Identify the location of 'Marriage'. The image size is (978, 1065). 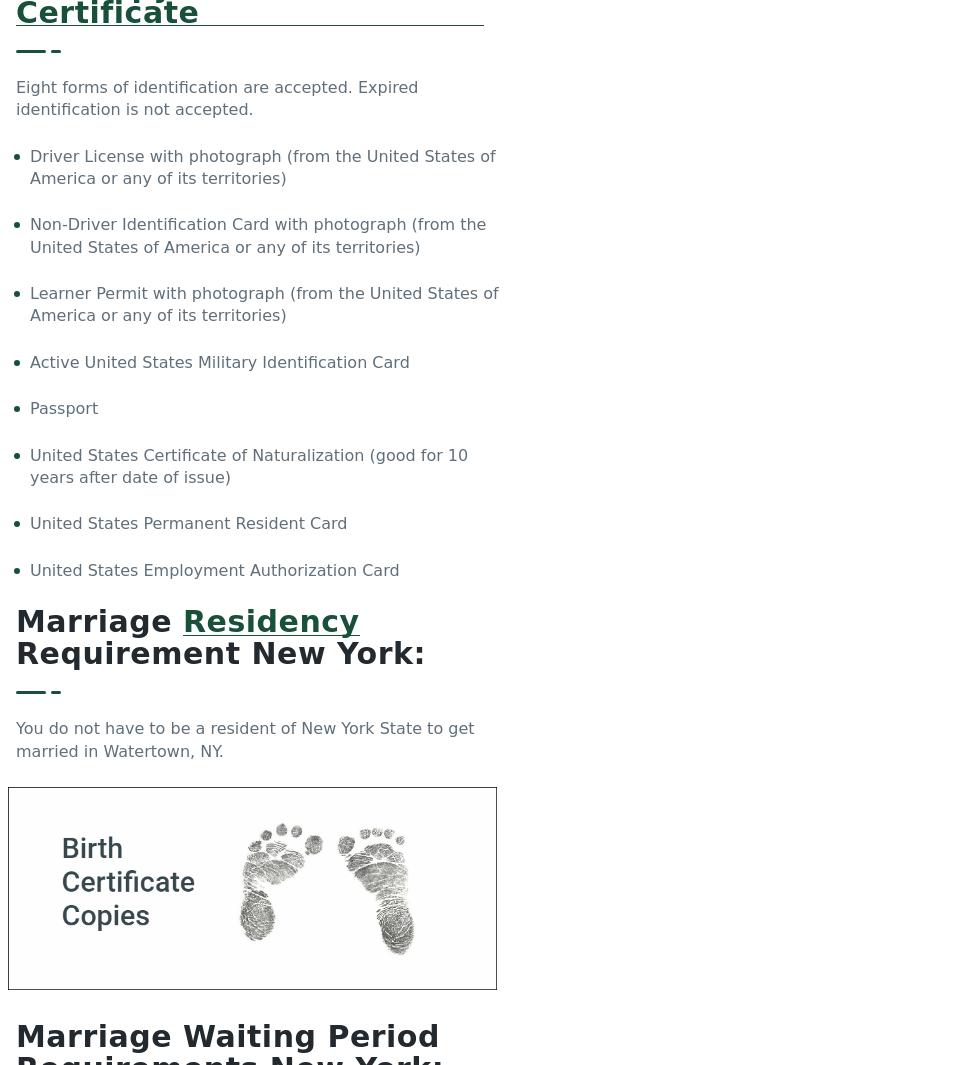
(16, 621).